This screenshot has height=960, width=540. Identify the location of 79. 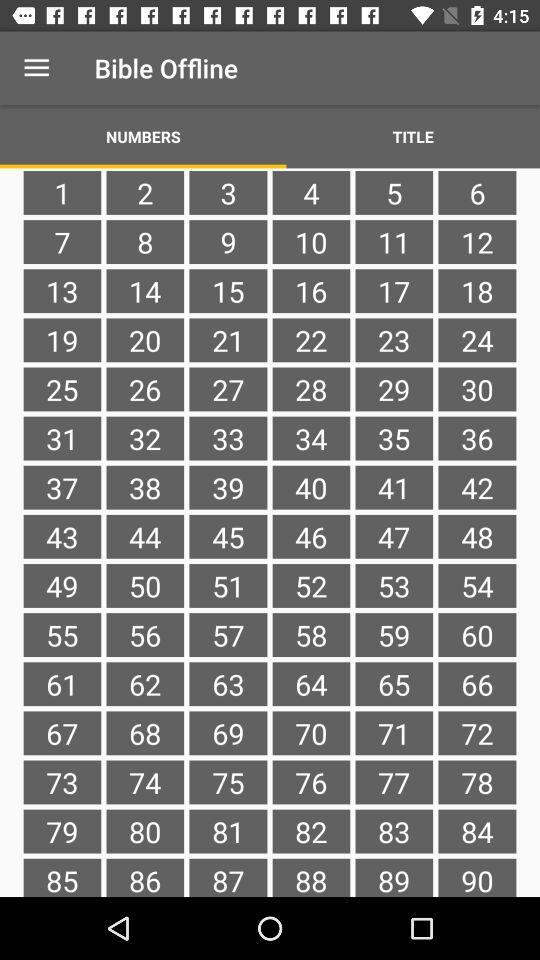
(62, 831).